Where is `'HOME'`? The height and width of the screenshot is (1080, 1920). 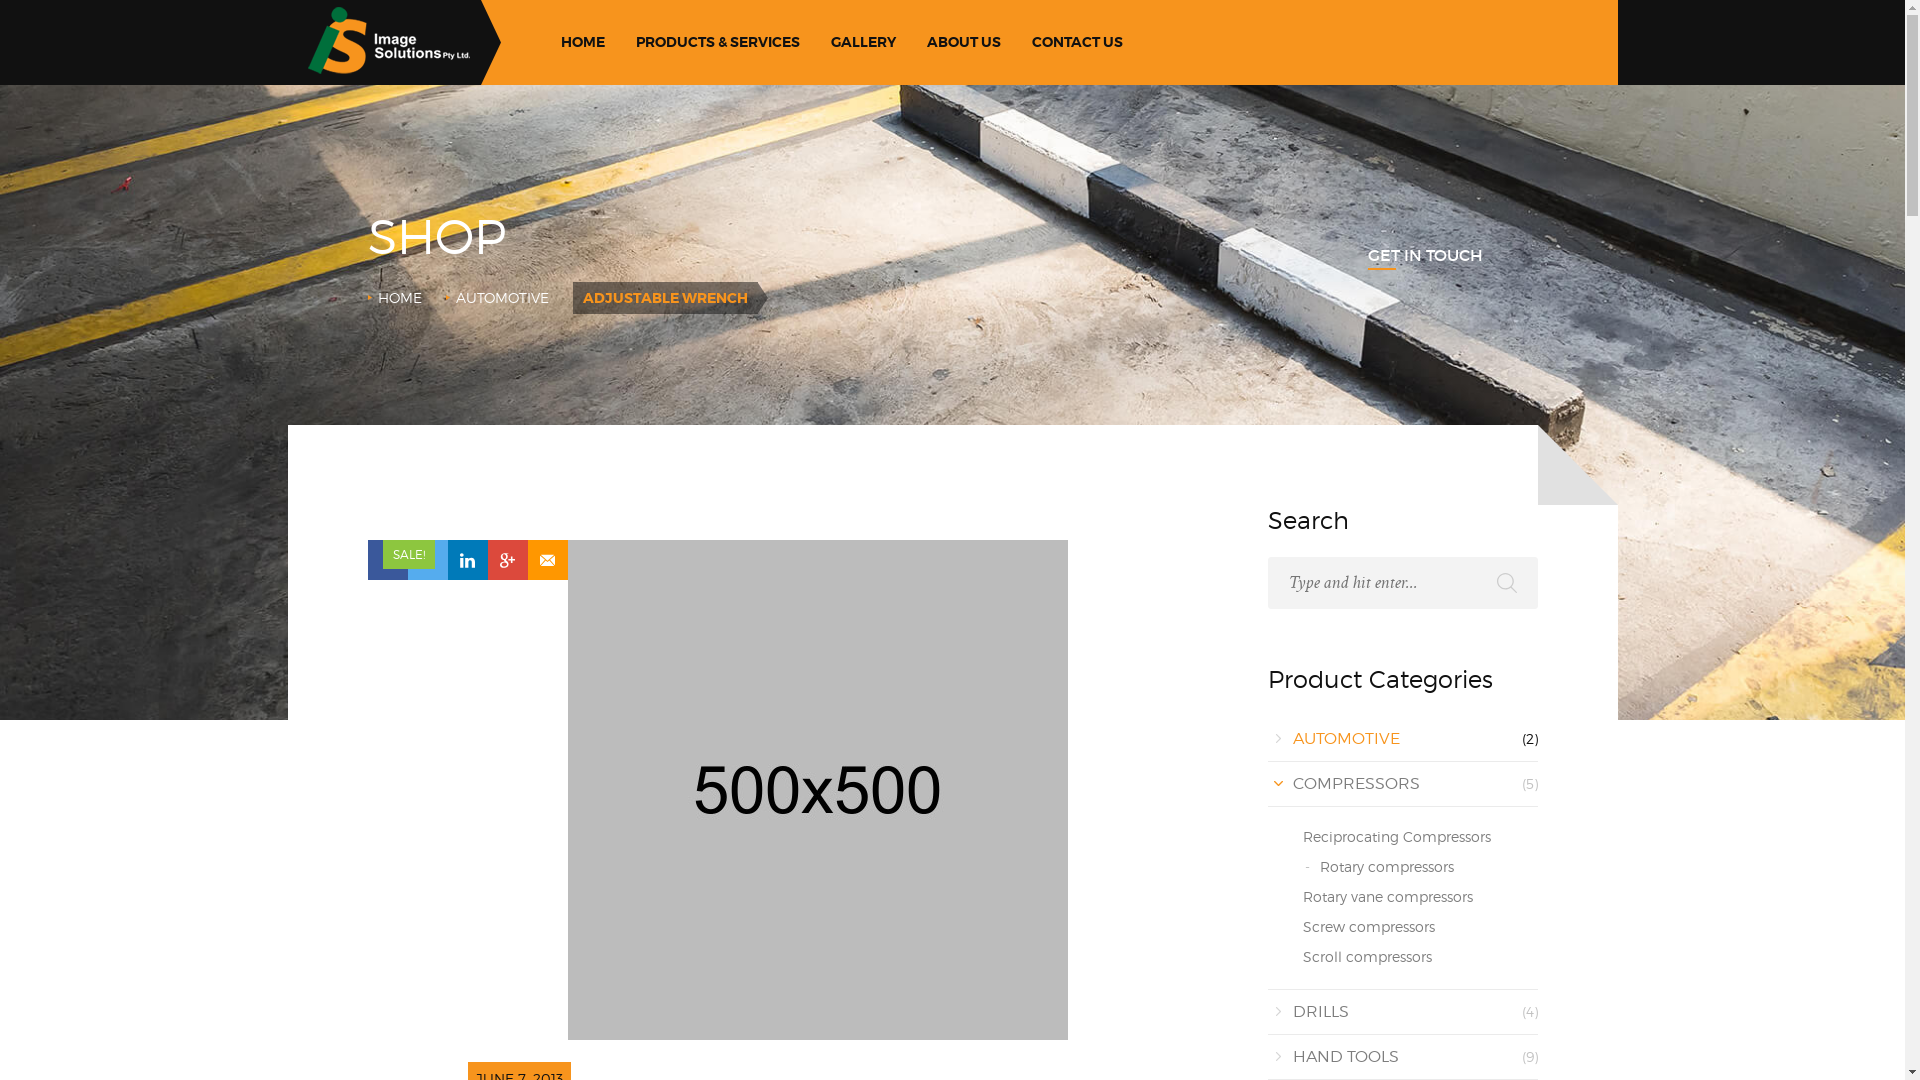 'HOME' is located at coordinates (399, 297).